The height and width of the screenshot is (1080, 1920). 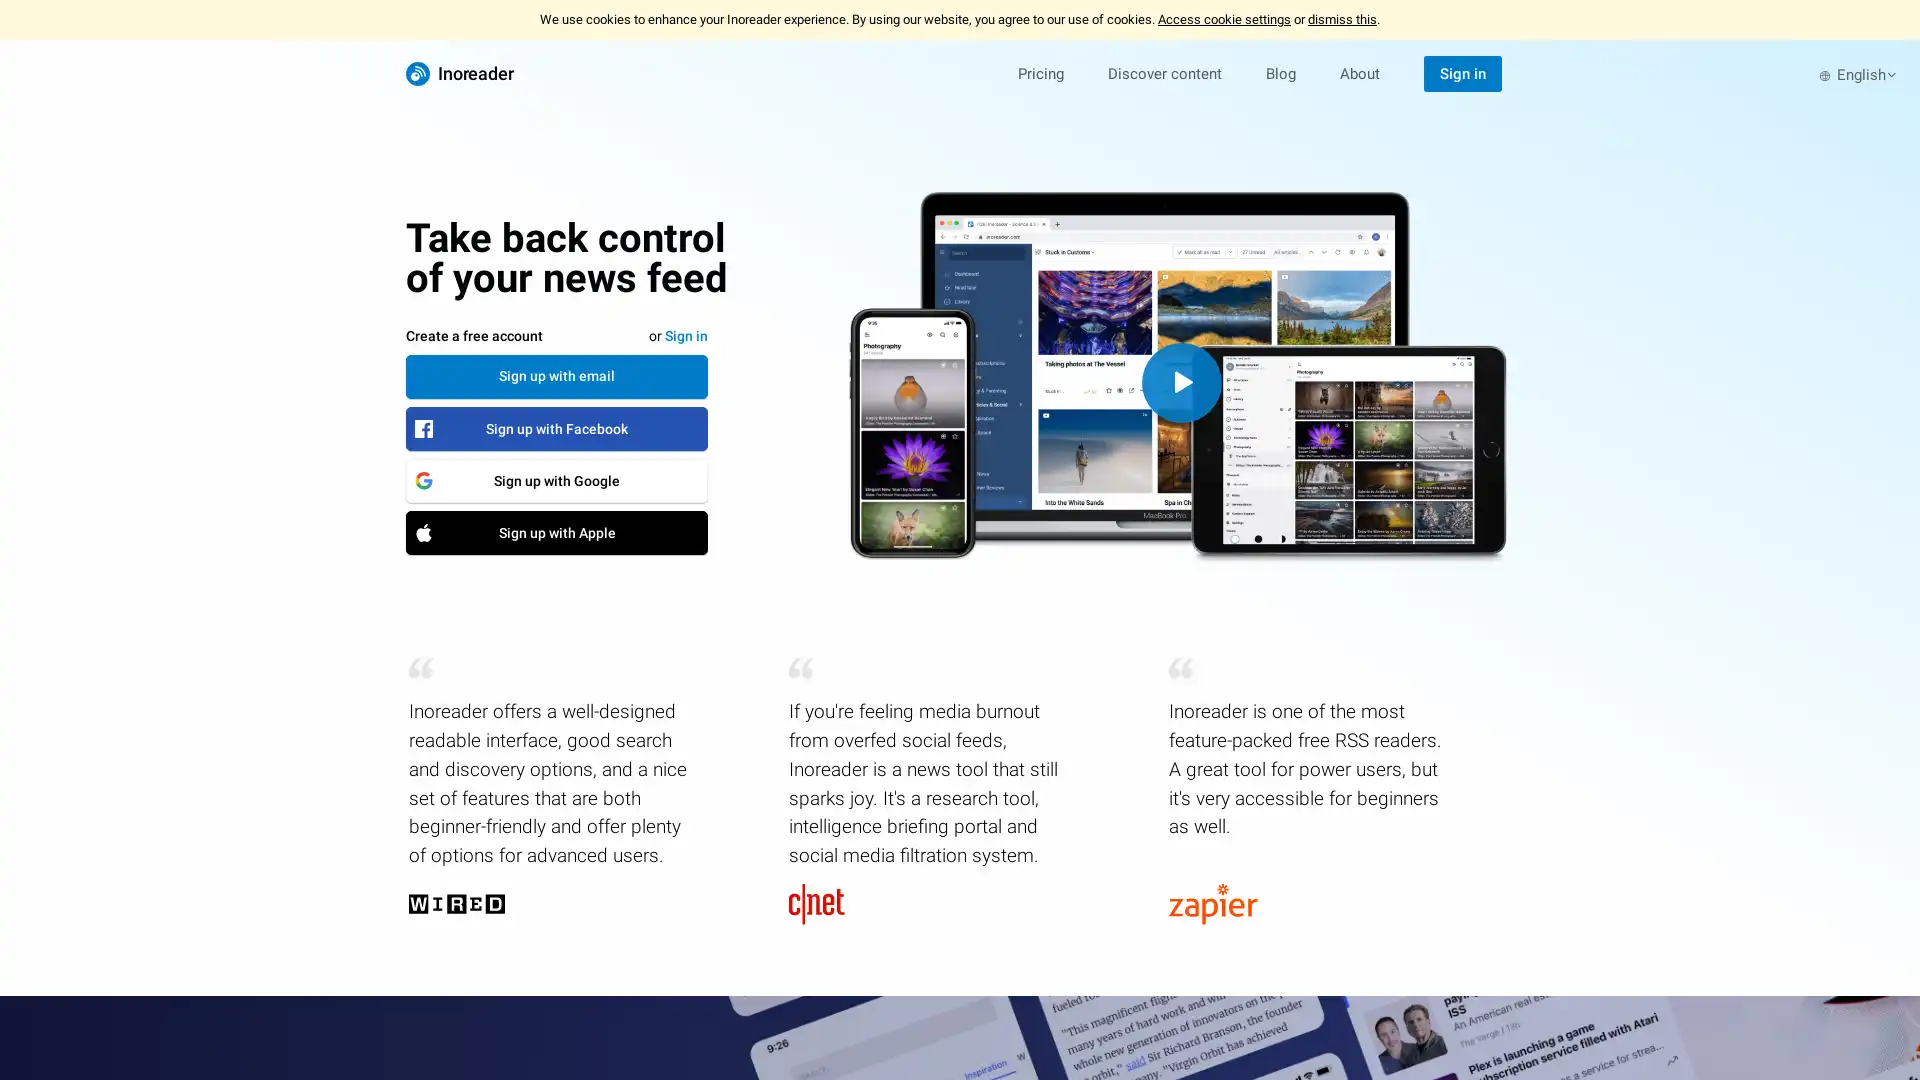 I want to click on Sign up with email, so click(x=556, y=375).